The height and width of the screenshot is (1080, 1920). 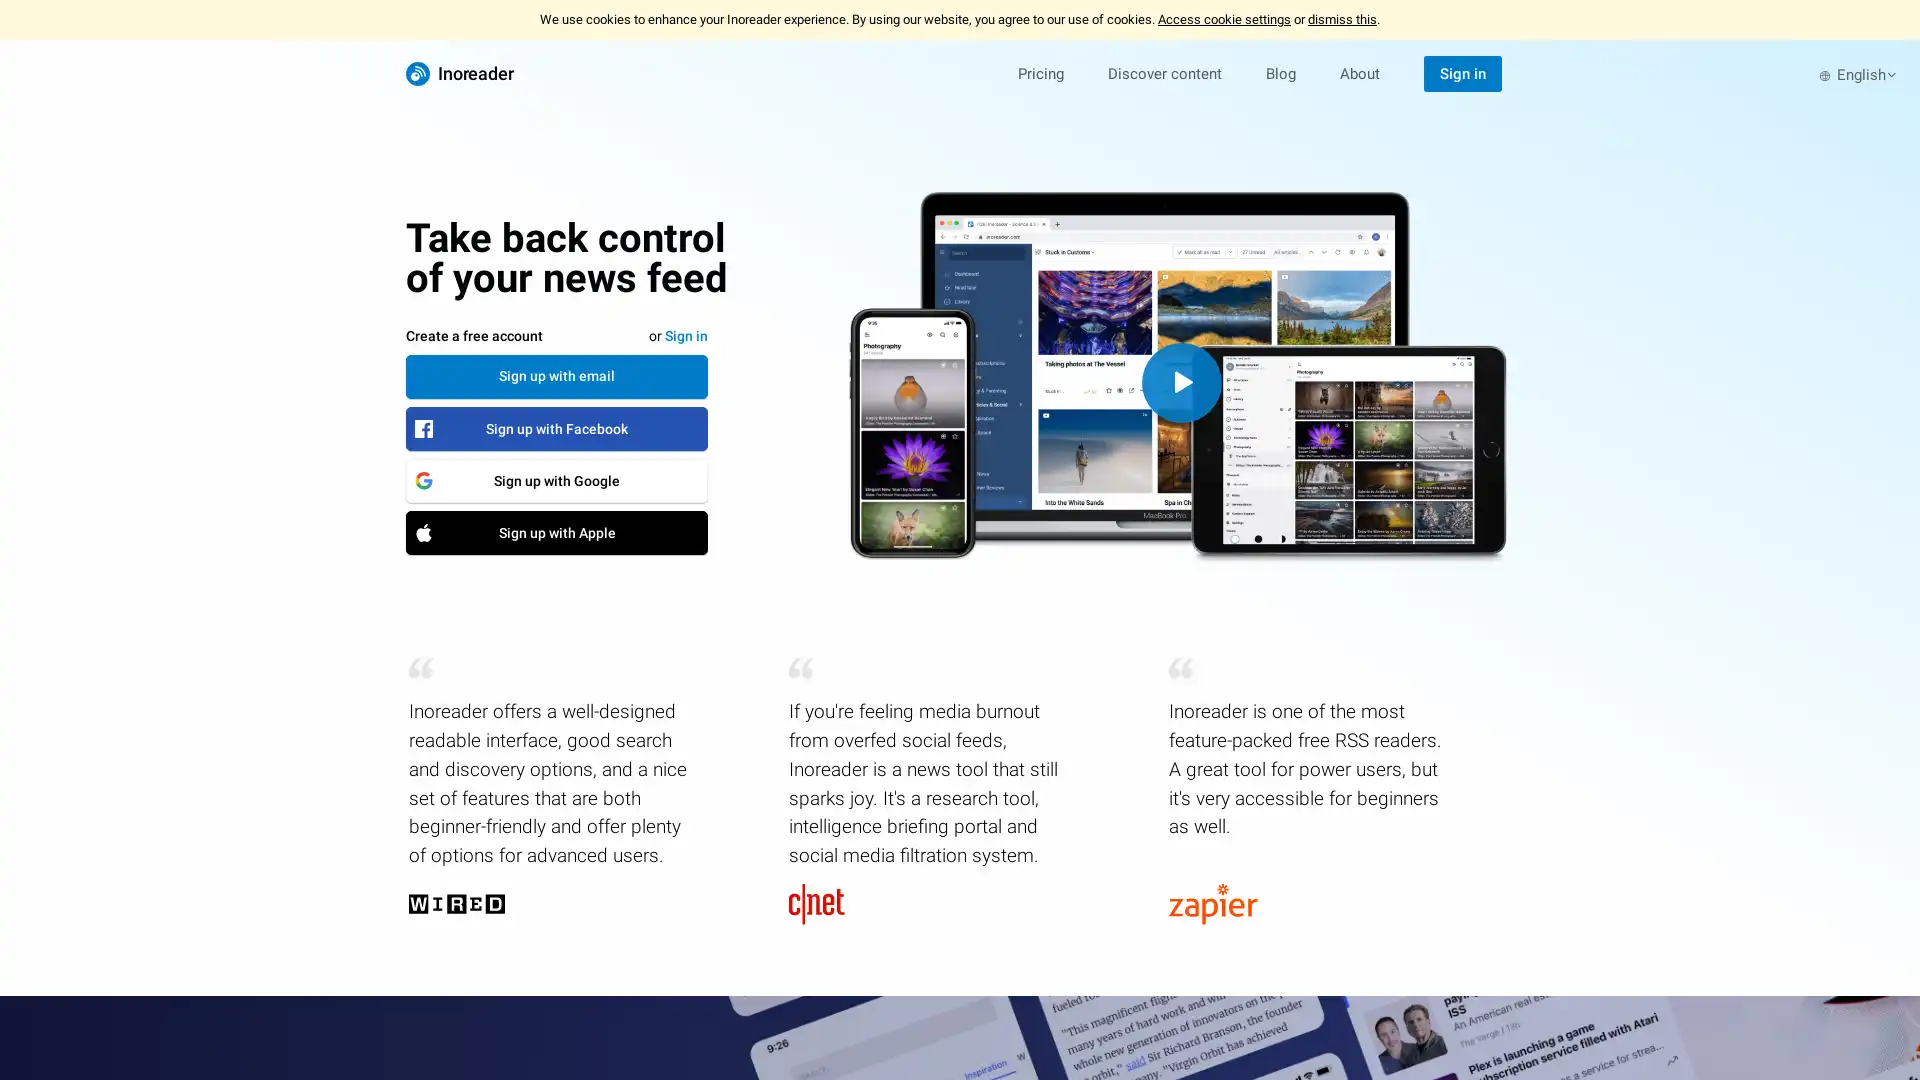 I want to click on Sign up with email, so click(x=556, y=375).